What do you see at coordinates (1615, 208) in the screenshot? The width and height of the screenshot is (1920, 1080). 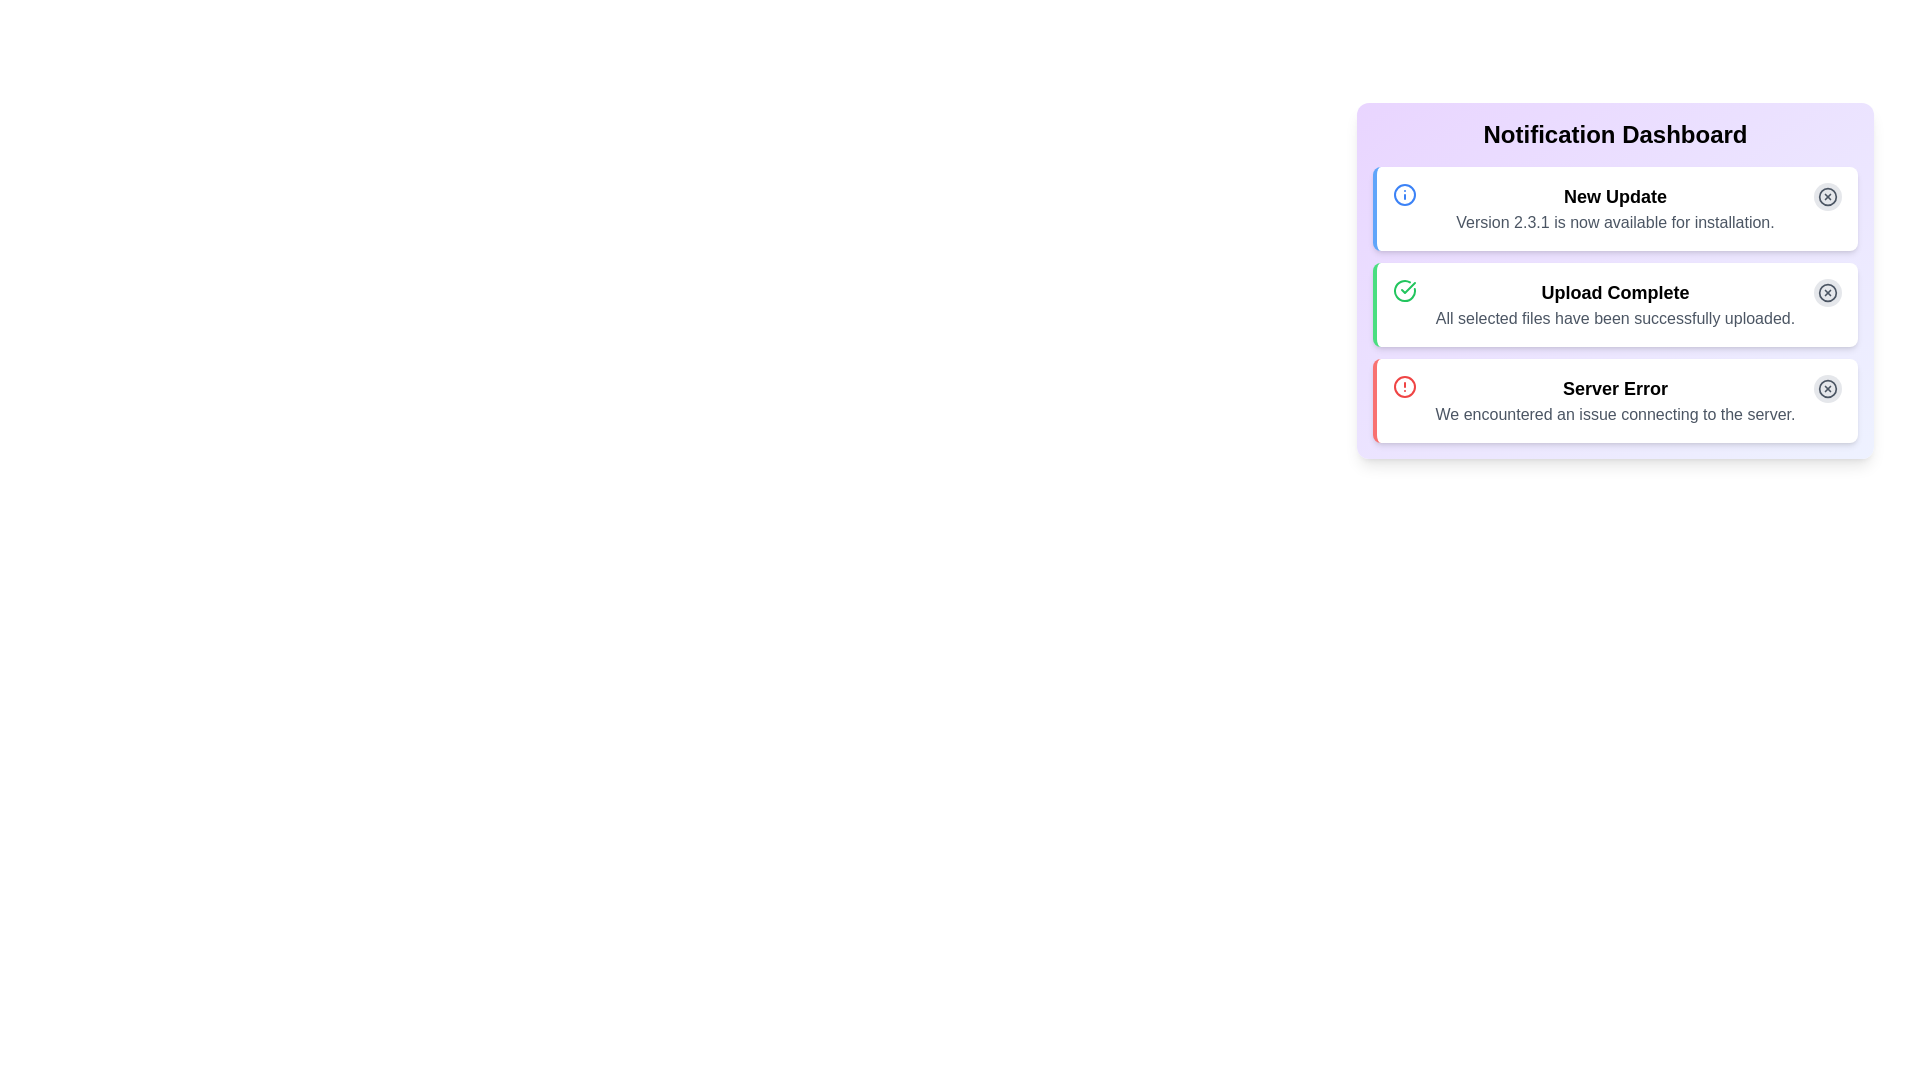 I see `the Notification card that informs users about a new software update, which is the first notification in a vertically stacked list` at bounding box center [1615, 208].